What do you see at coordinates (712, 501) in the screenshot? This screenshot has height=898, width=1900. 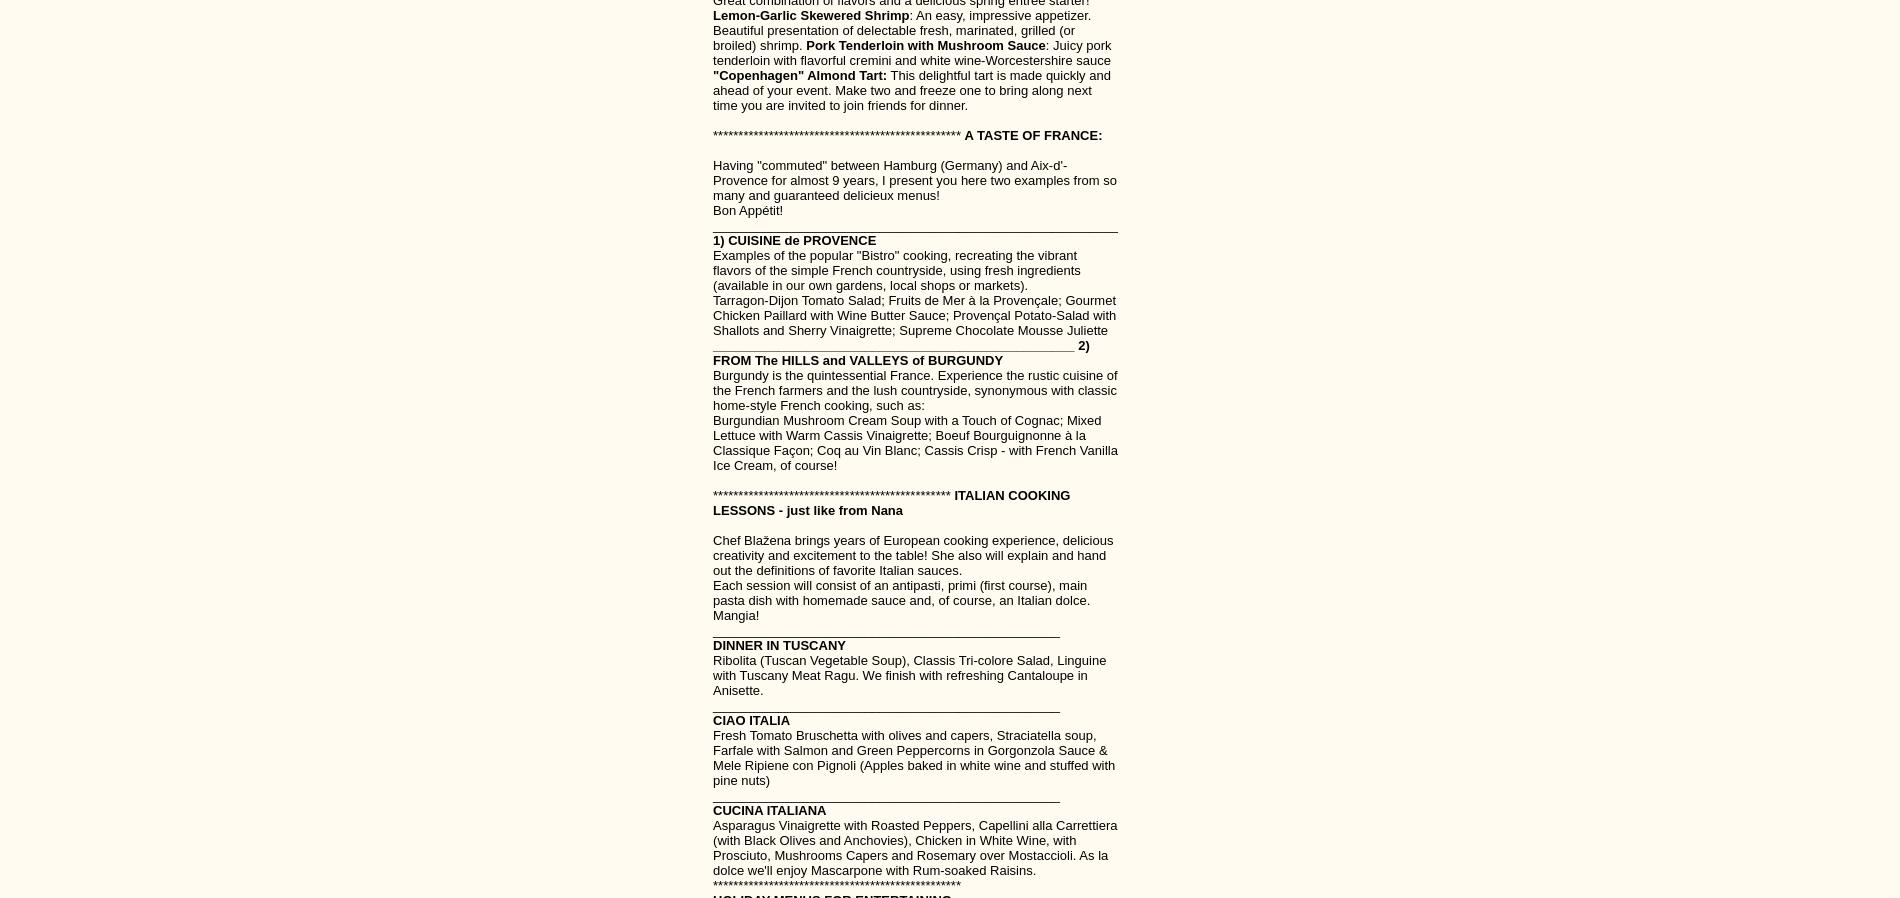 I see `'ITALIAN COOKING LESSONS - just like from Nana'` at bounding box center [712, 501].